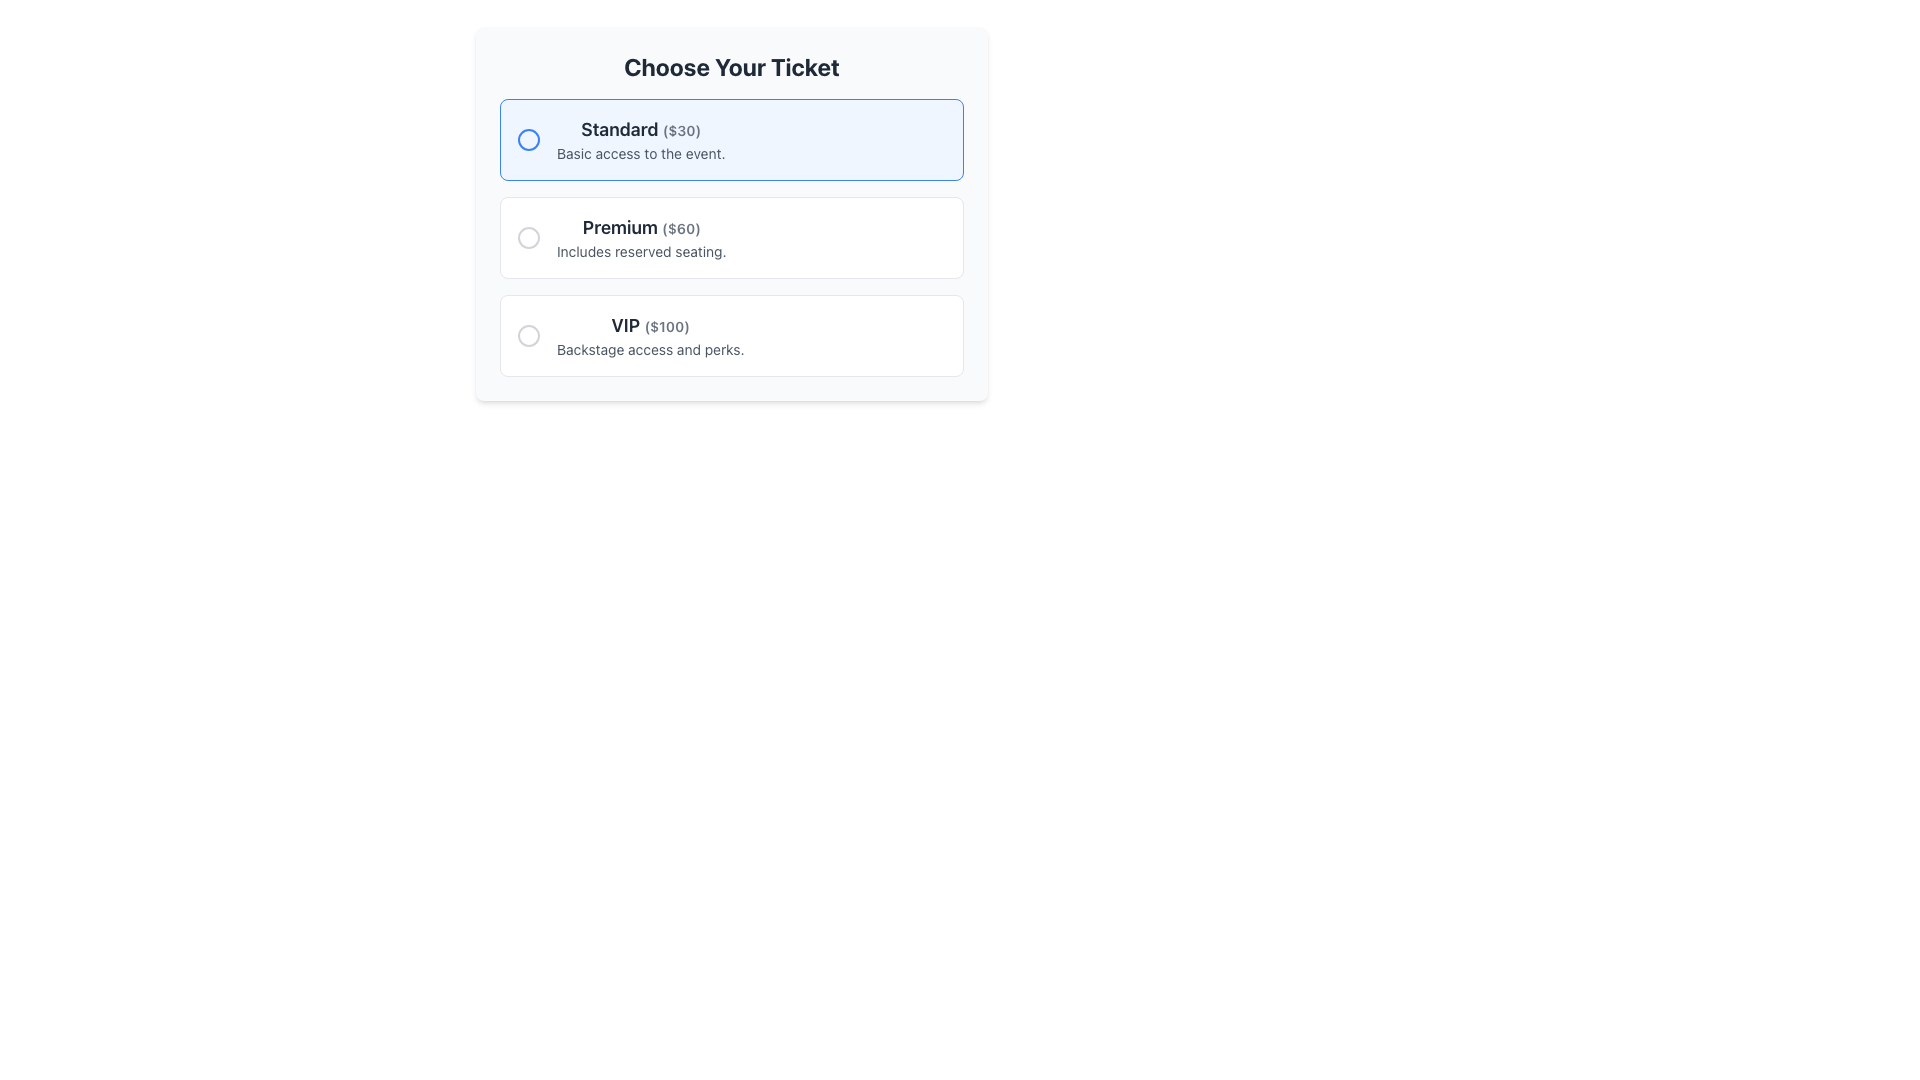 The width and height of the screenshot is (1920, 1080). I want to click on the icon indicating the first selectable ticket option next to 'Standard ($30)' in the 'Choose Your Ticket' list, so click(528, 138).